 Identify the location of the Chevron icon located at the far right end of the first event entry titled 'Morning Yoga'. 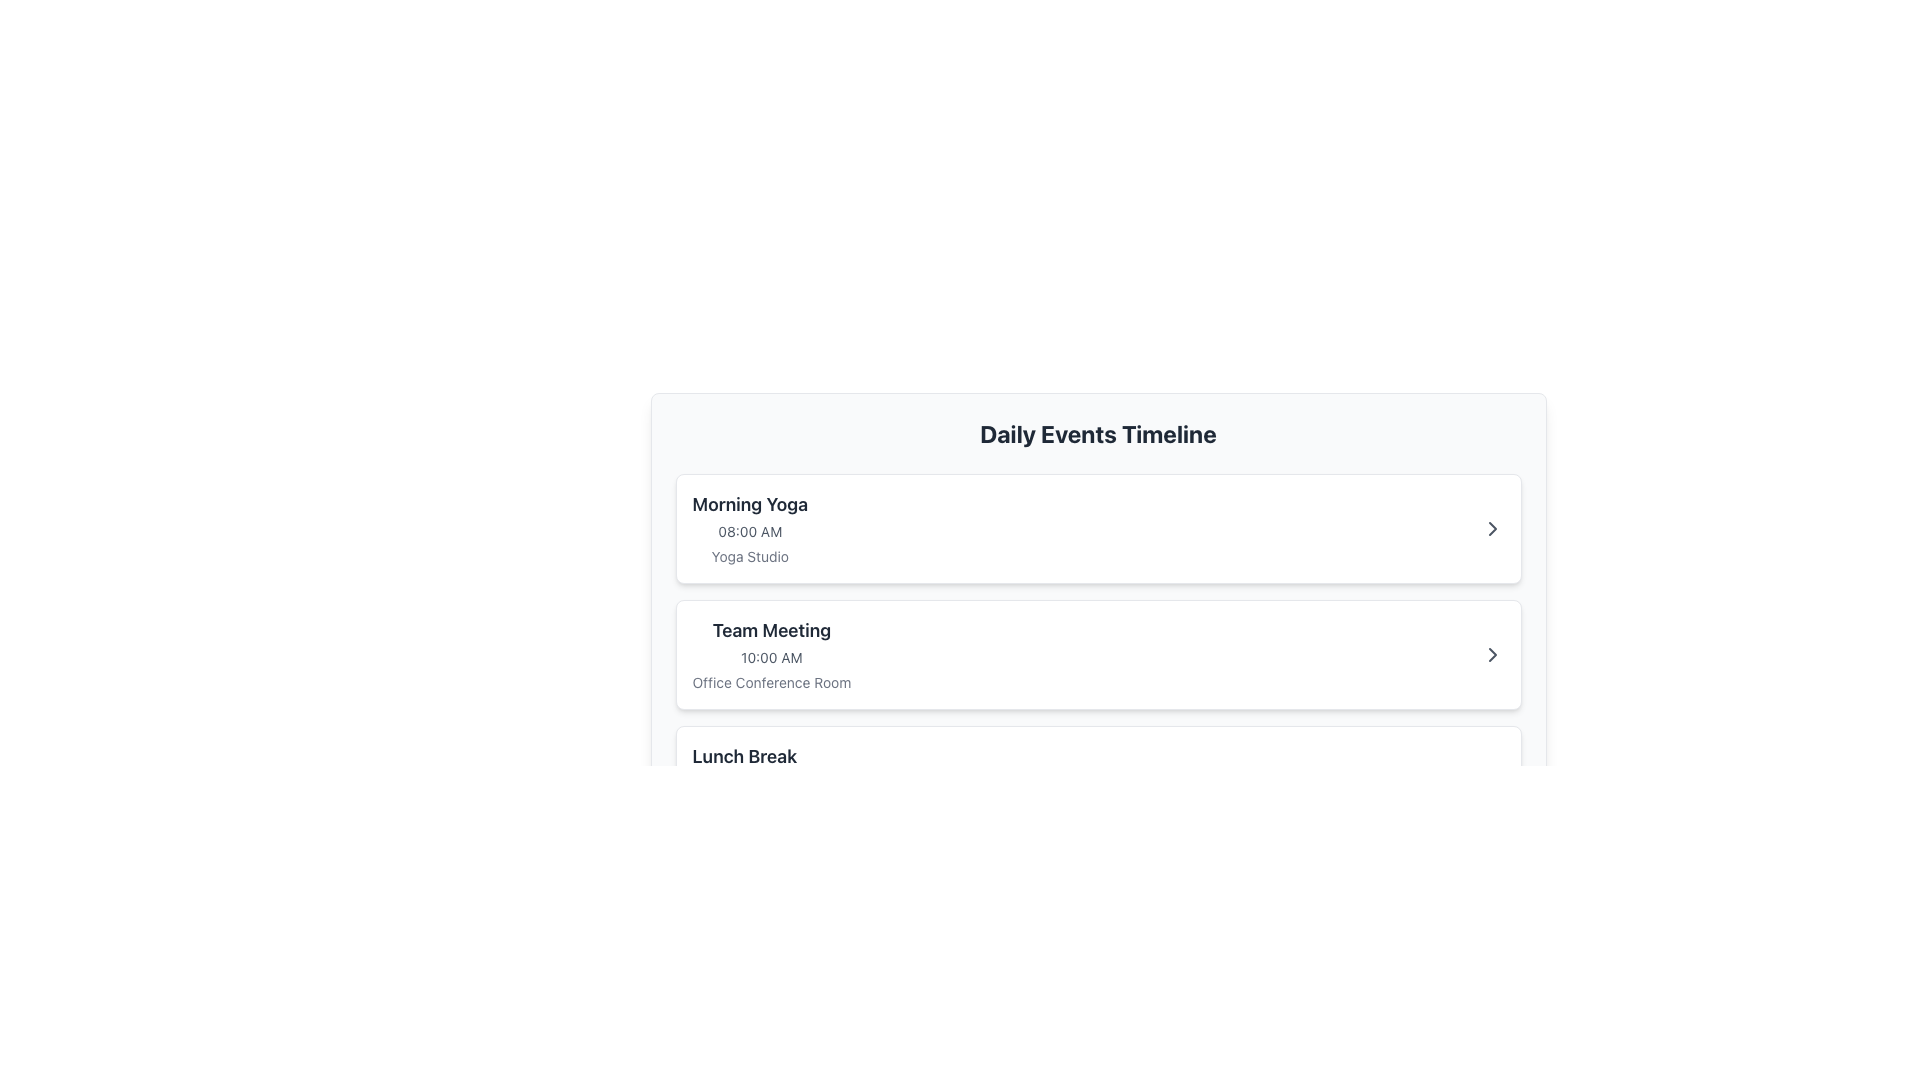
(1492, 527).